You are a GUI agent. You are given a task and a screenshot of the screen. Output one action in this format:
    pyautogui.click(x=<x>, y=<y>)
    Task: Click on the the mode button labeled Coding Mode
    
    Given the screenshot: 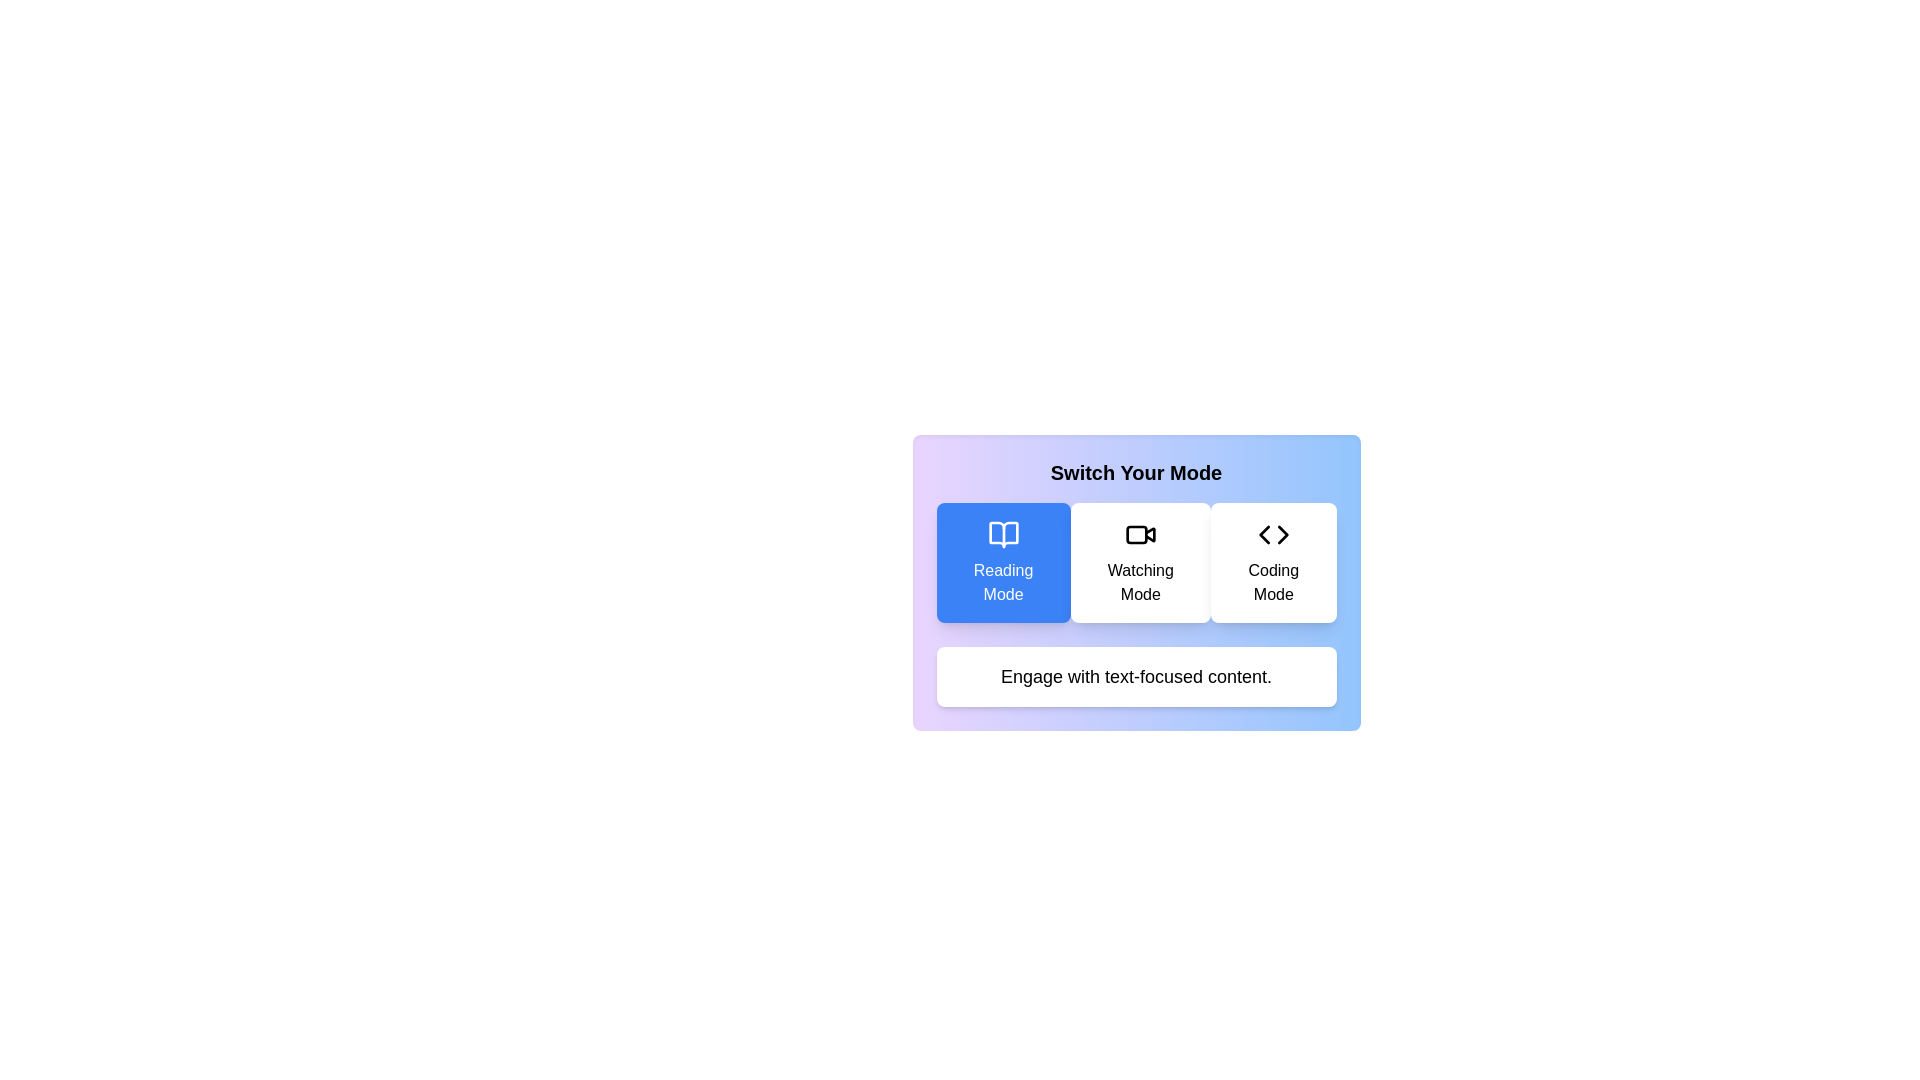 What is the action you would take?
    pyautogui.click(x=1272, y=563)
    